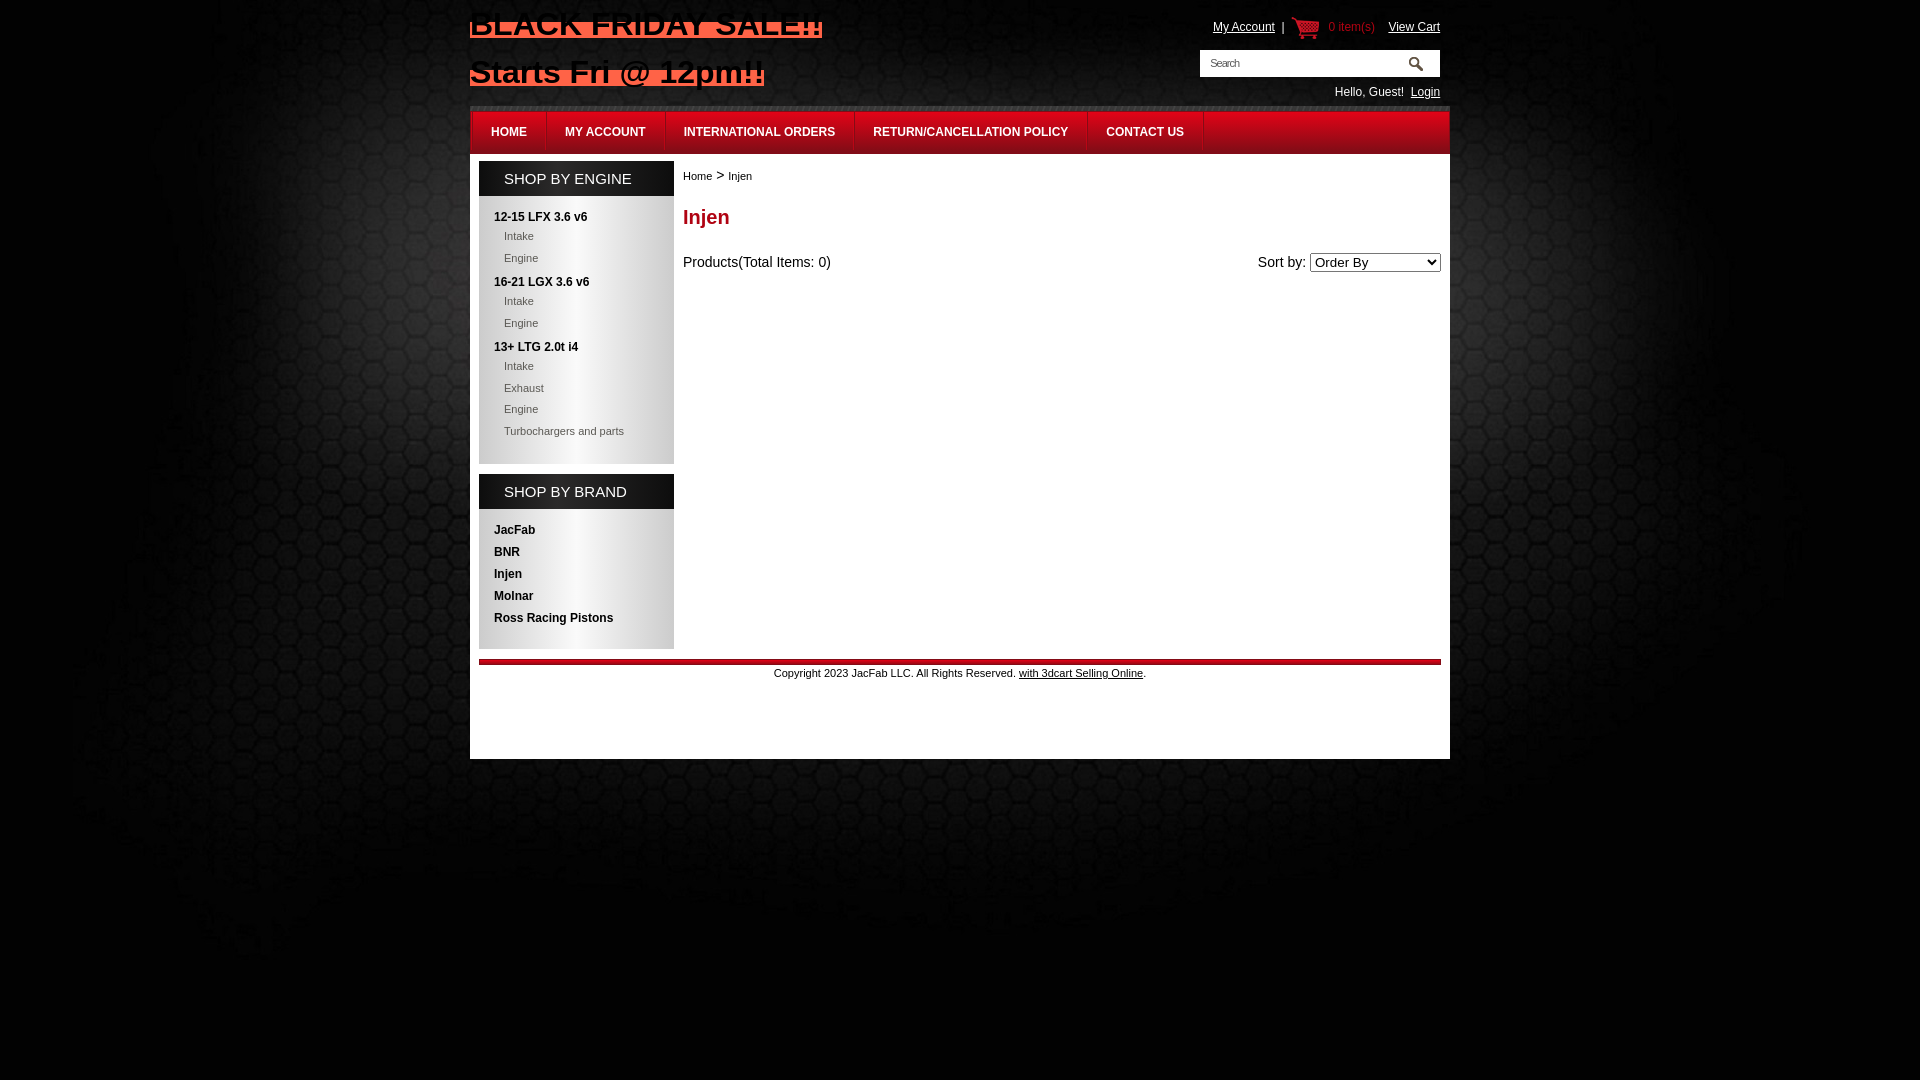 The image size is (1920, 1080). I want to click on 'Ross Racing Pistons', so click(478, 616).